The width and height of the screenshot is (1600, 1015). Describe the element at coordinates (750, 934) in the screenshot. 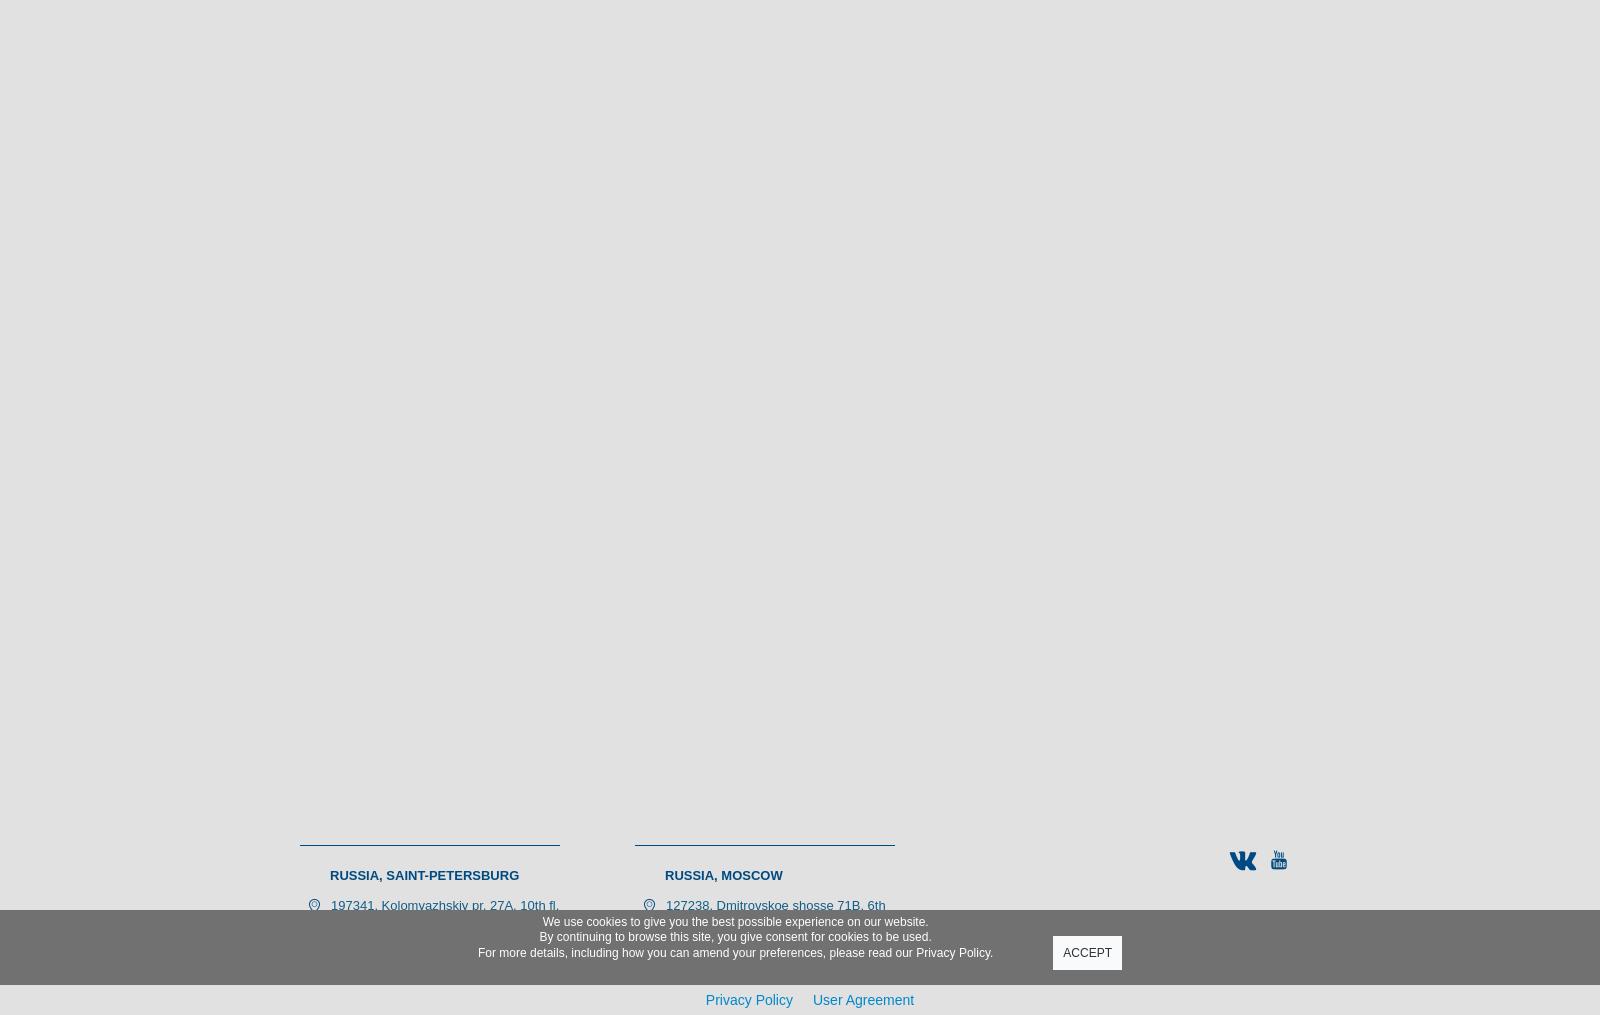

I see `'+ 7 (495) 988-46-83'` at that location.